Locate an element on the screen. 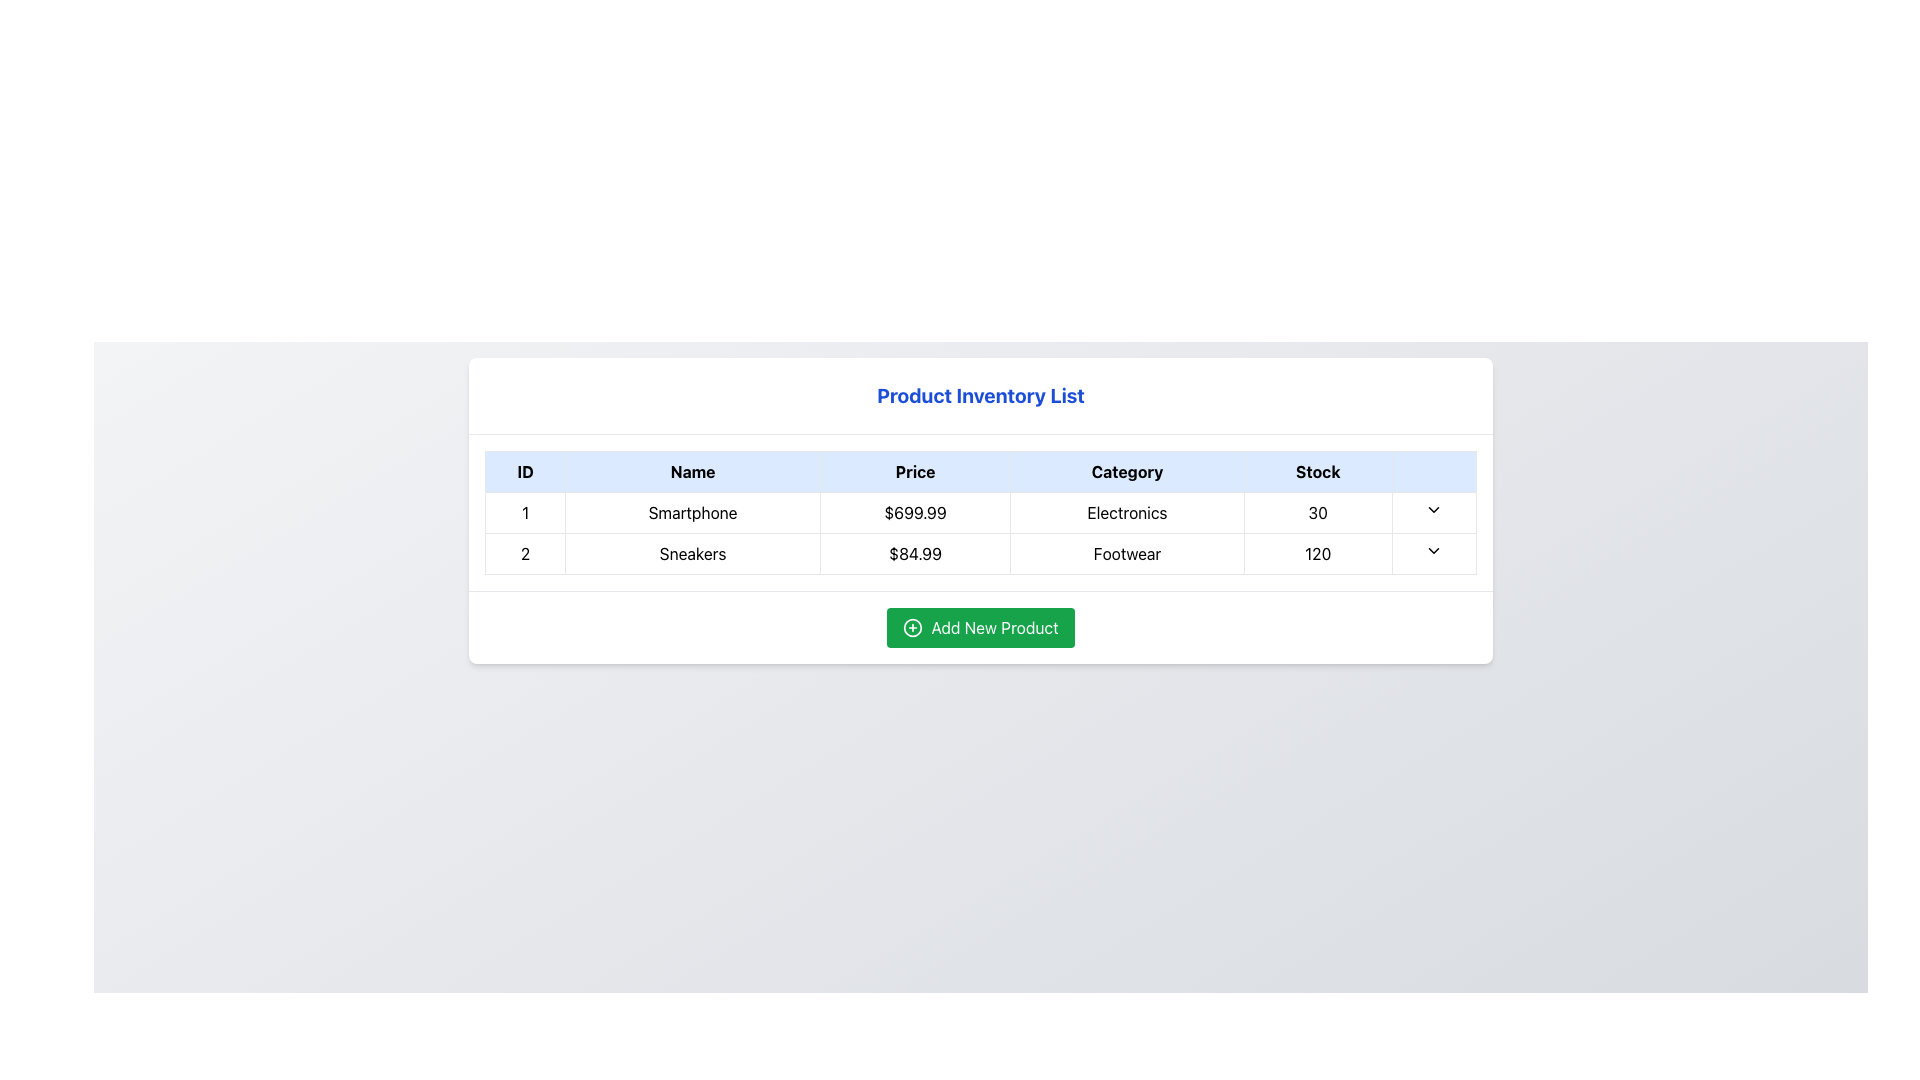 The image size is (1920, 1080). the button that allows users to add a new product to the inventory, positioned at the center of the bottom line of the product inventory section is located at coordinates (980, 626).